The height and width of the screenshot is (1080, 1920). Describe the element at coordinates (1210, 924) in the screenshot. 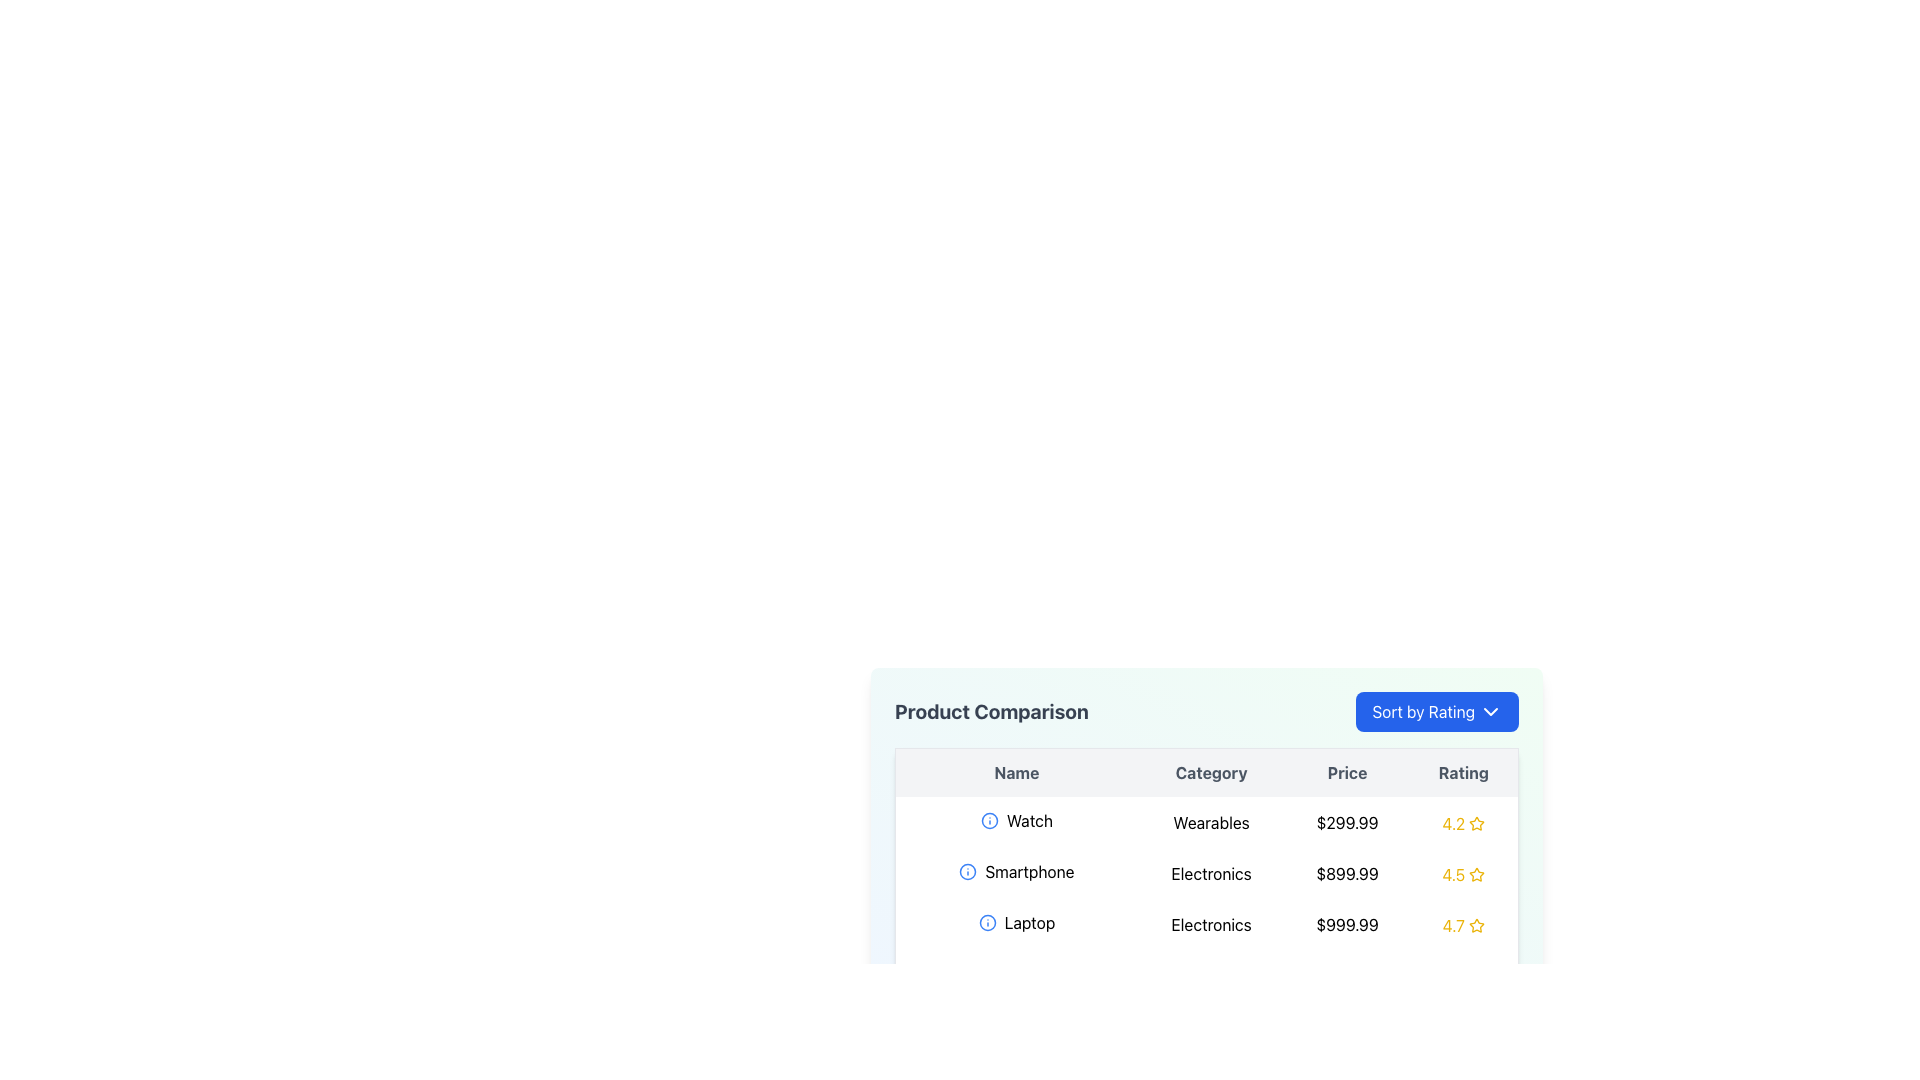

I see `the Text Label in the 'Category' column of the third row, which indicates the product category 'Laptop'` at that location.